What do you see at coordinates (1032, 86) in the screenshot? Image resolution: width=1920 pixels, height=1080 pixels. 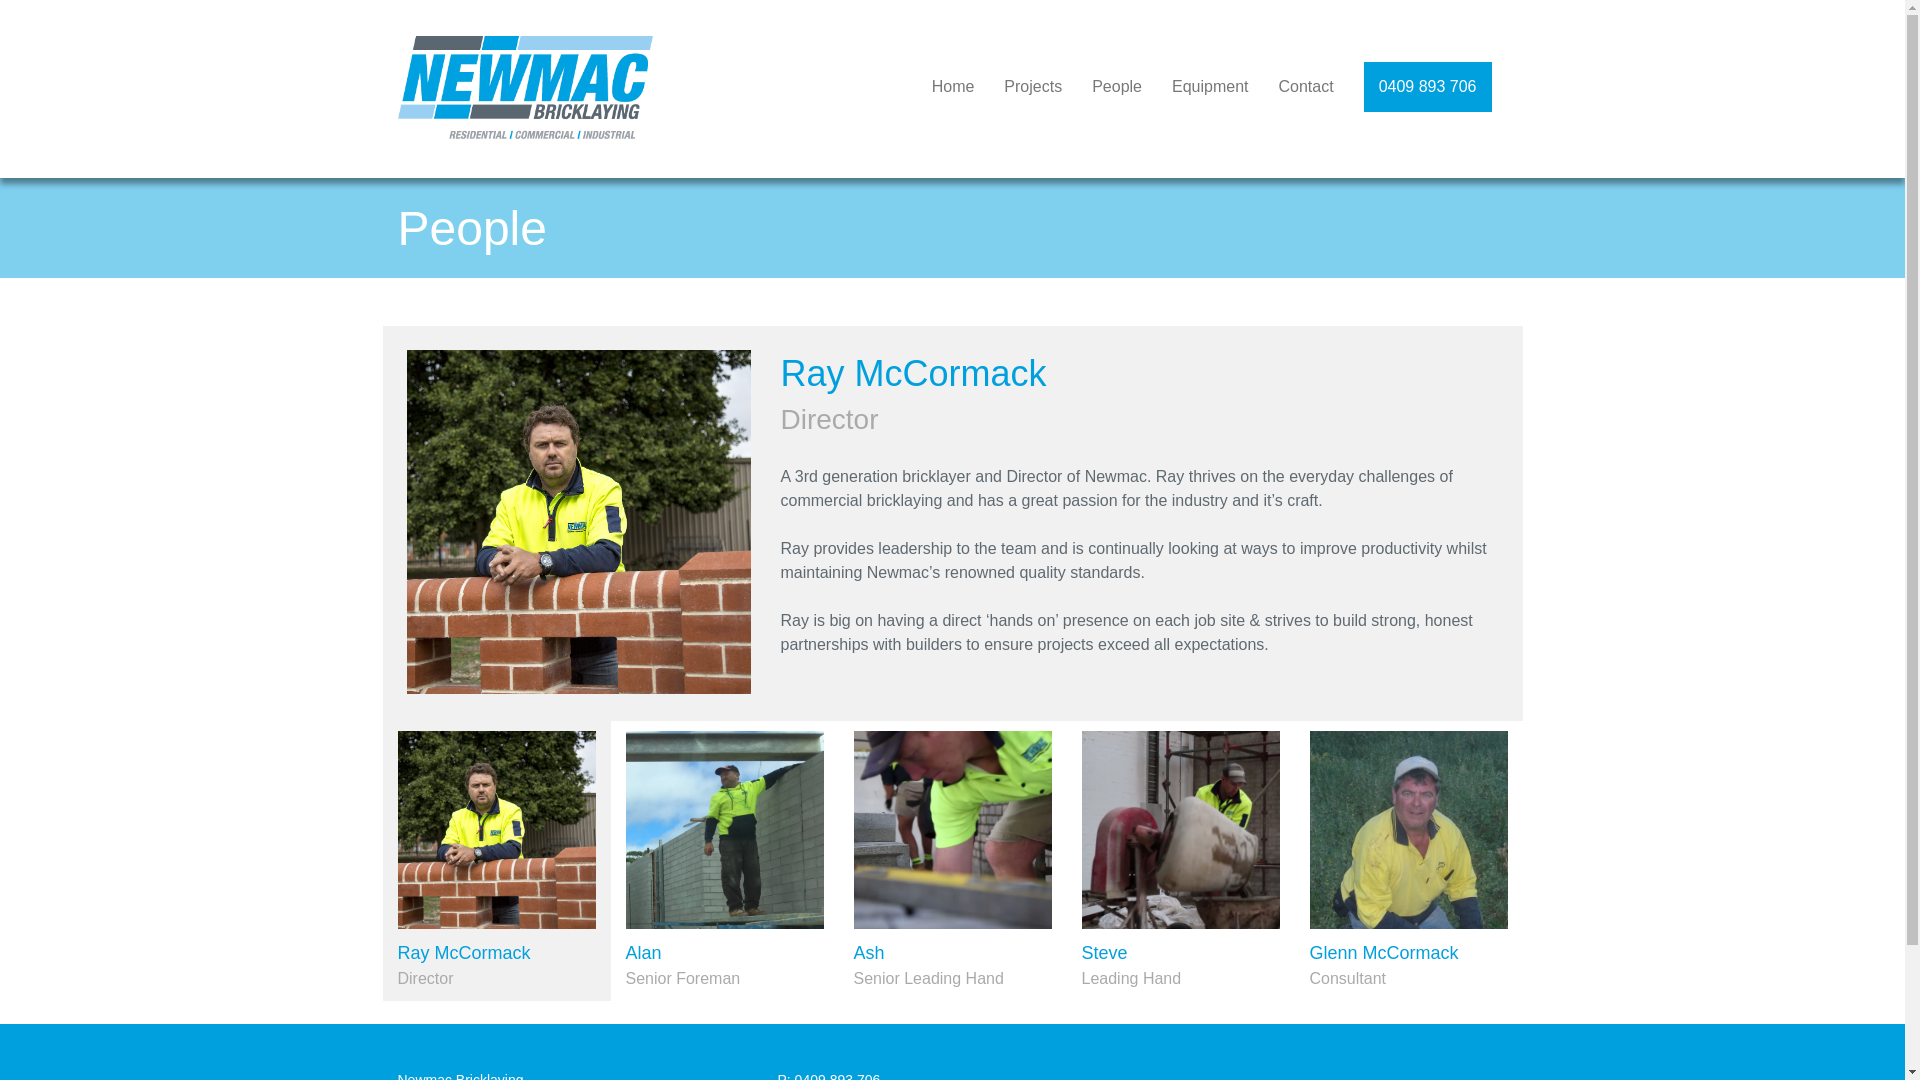 I see `'Projects'` at bounding box center [1032, 86].